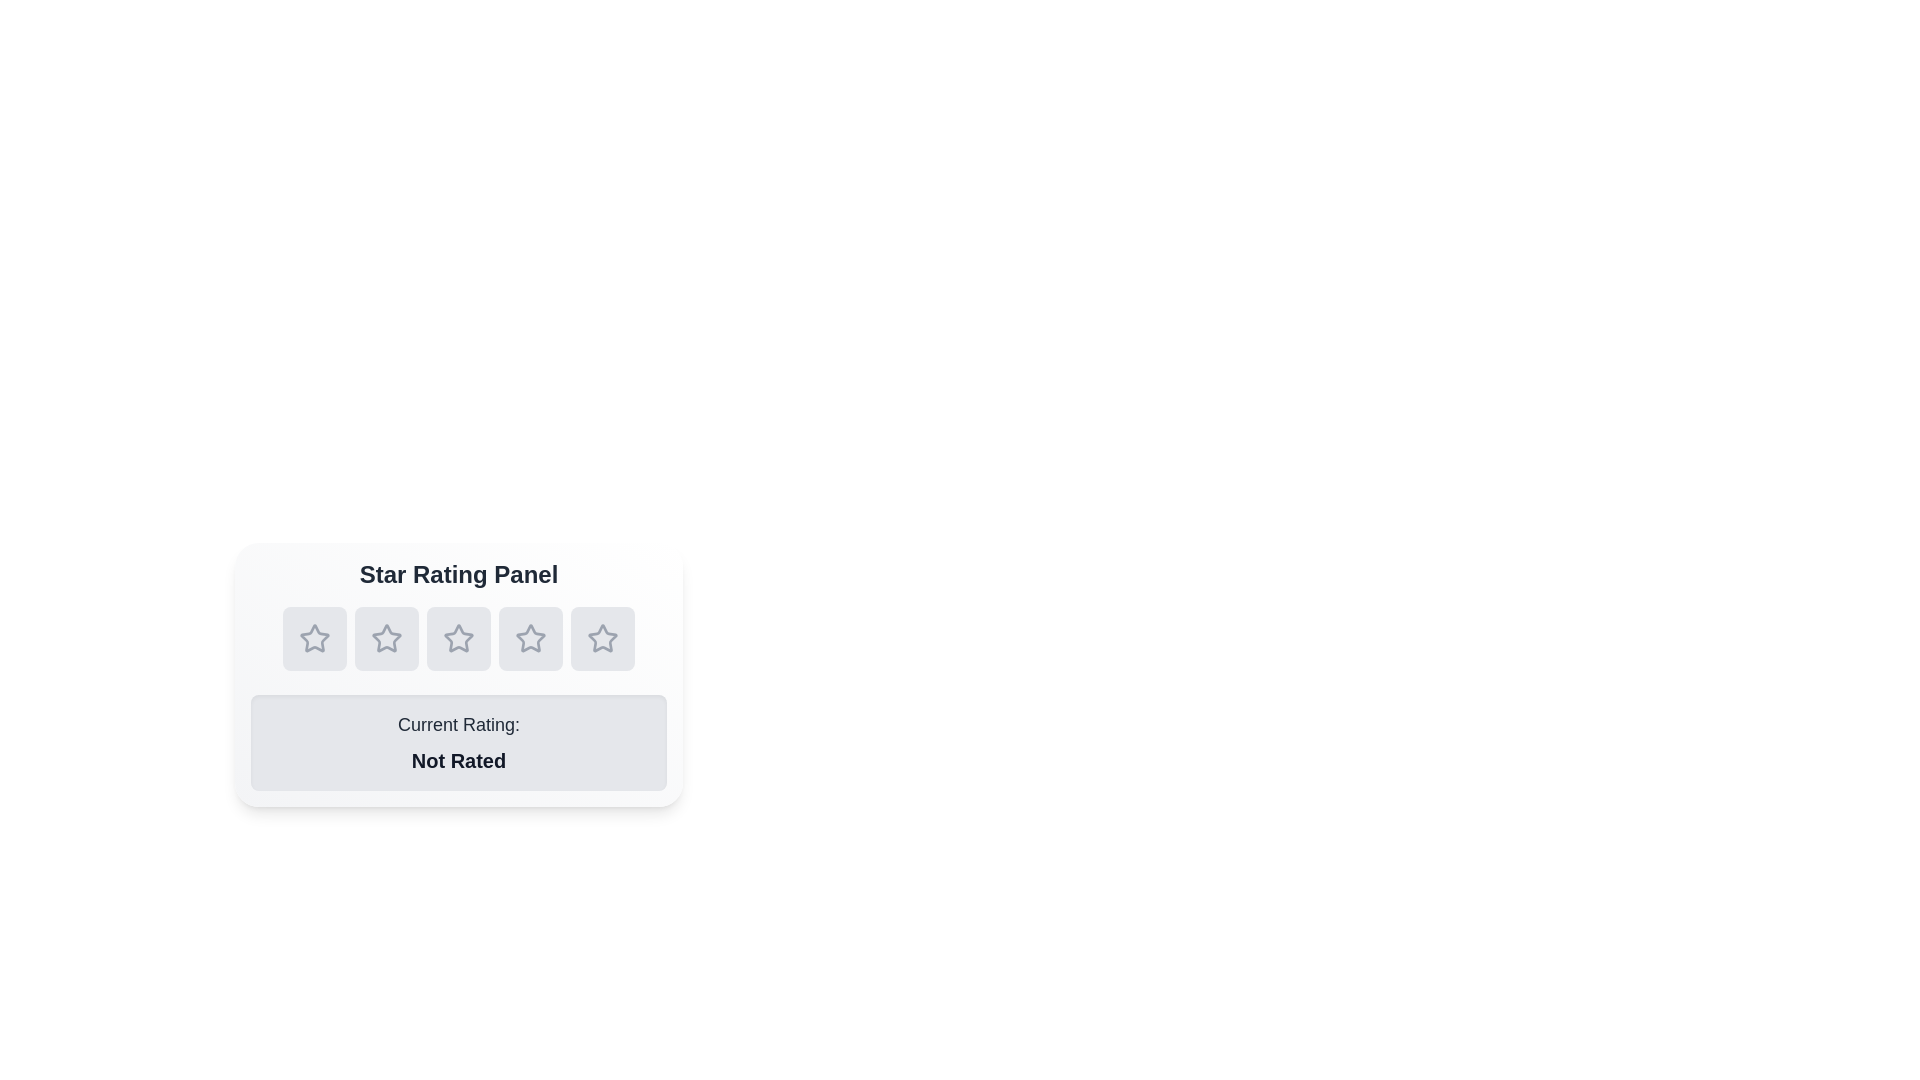 The width and height of the screenshot is (1920, 1080). I want to click on the outlined star icon located in the 'Star Rating Panel', which is the second star in a series of five stars, so click(387, 639).